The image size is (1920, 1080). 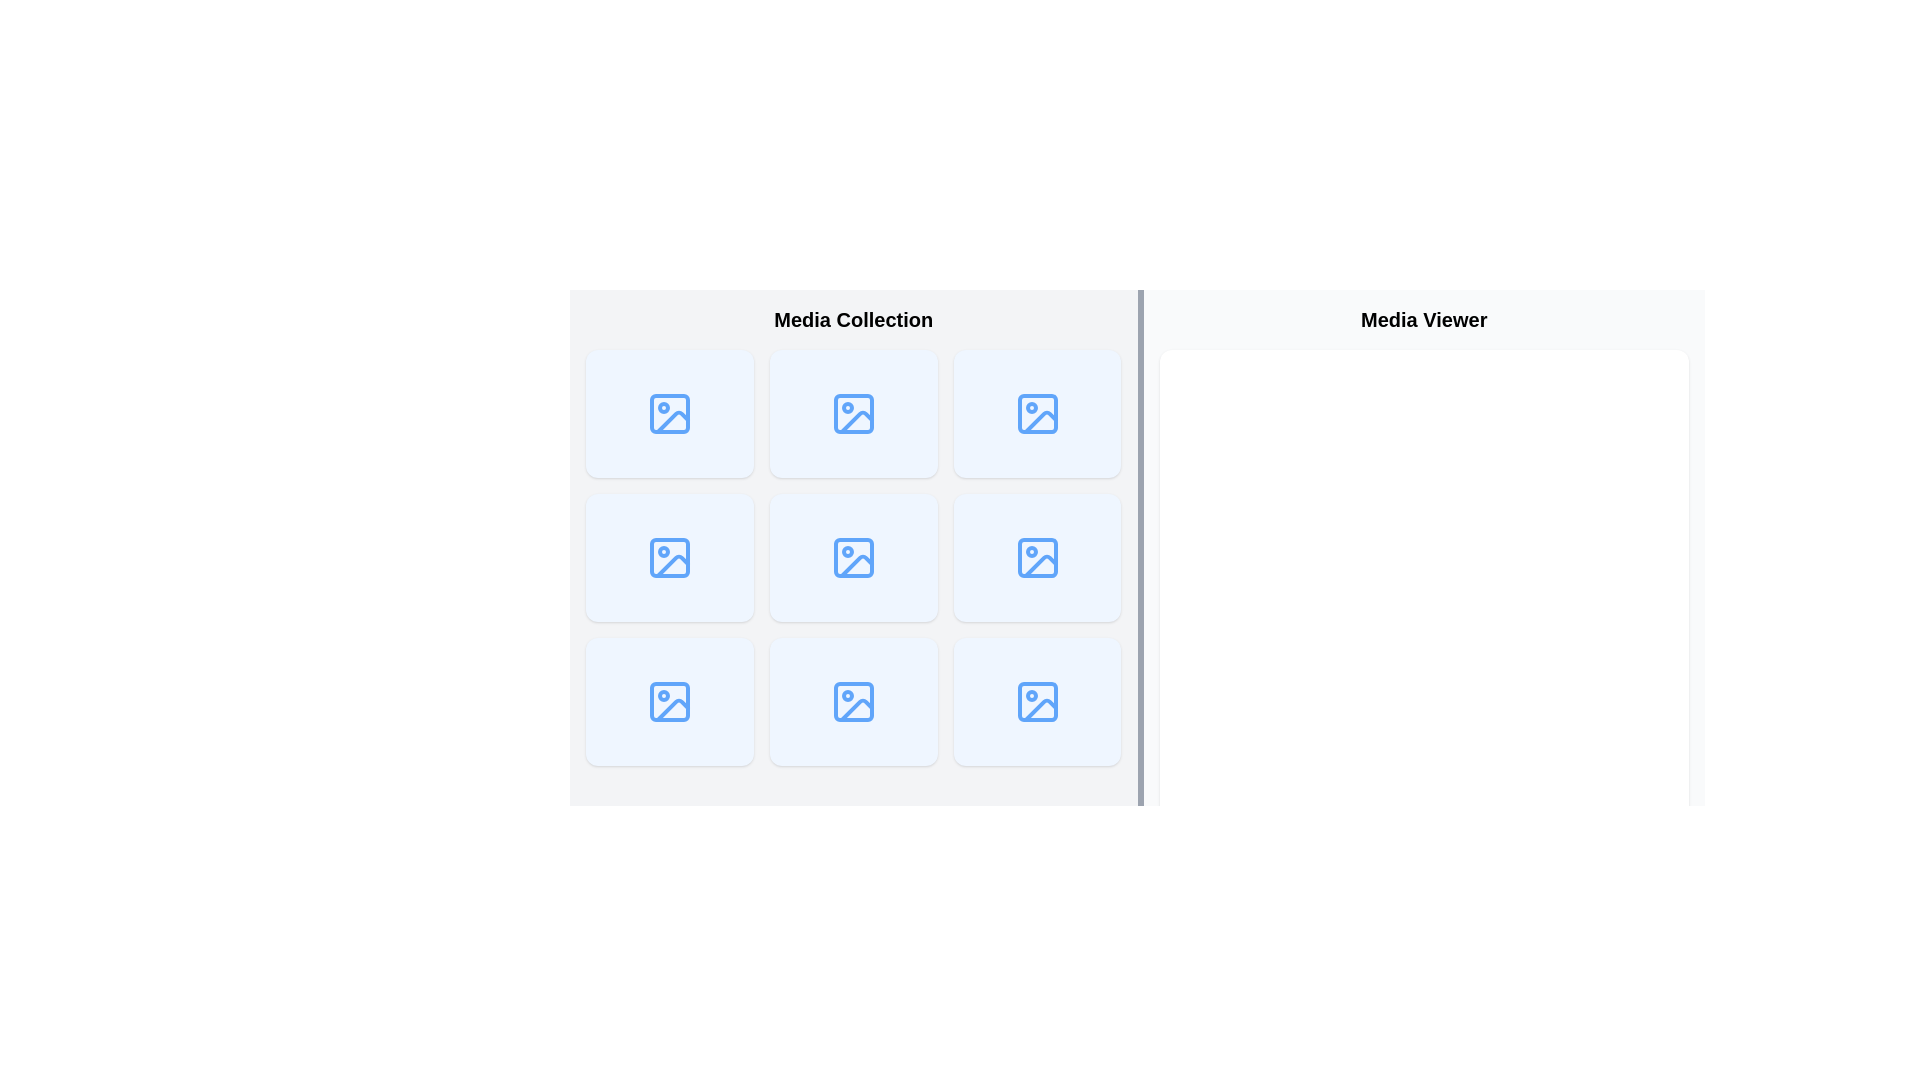 I want to click on the middle card in the bottom row of a 3x3 grid layout, so click(x=853, y=701).